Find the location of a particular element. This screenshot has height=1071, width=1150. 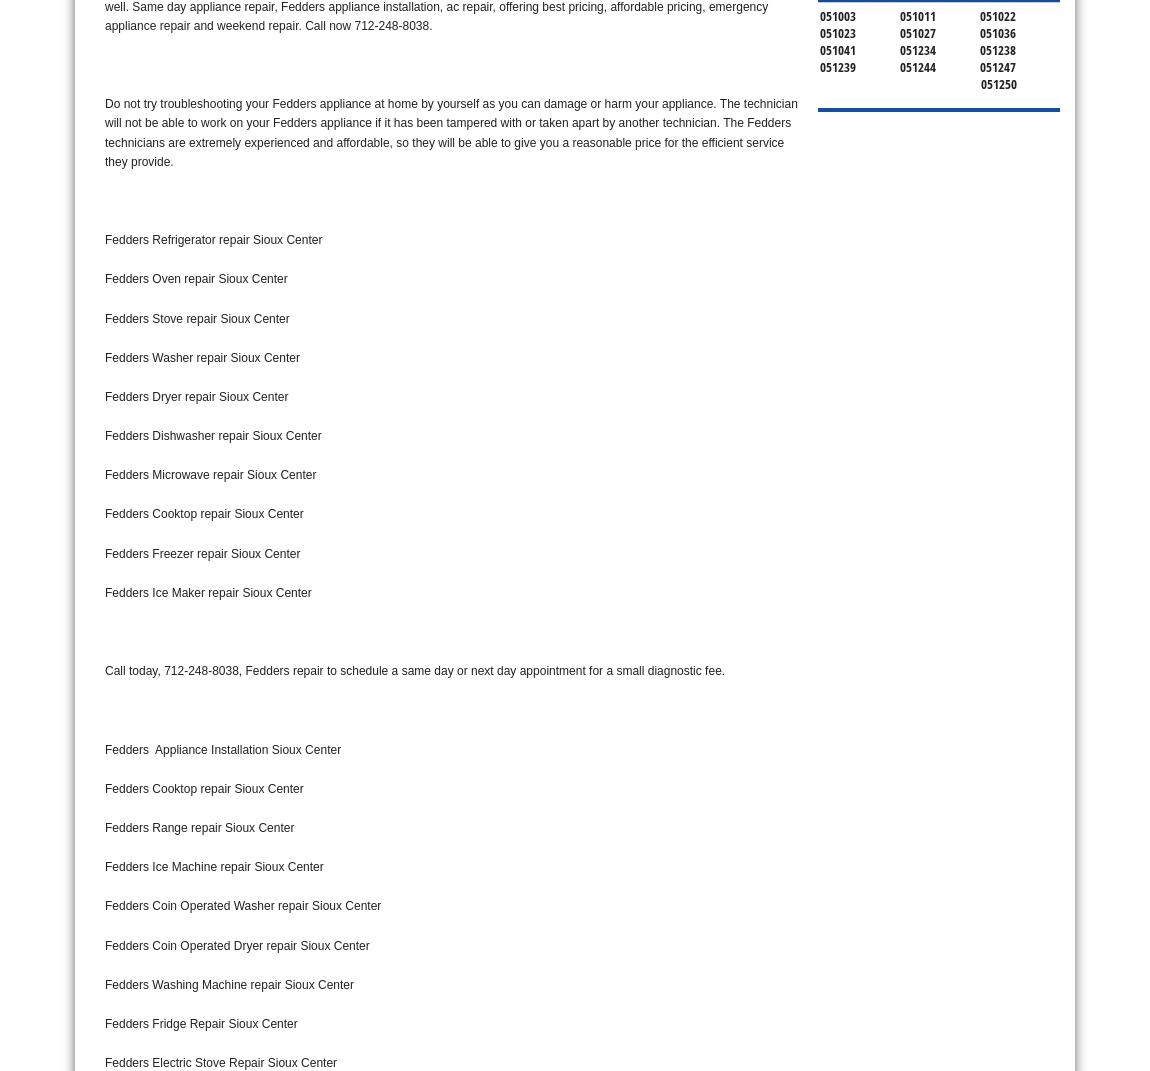

'051011' is located at coordinates (917, 13).